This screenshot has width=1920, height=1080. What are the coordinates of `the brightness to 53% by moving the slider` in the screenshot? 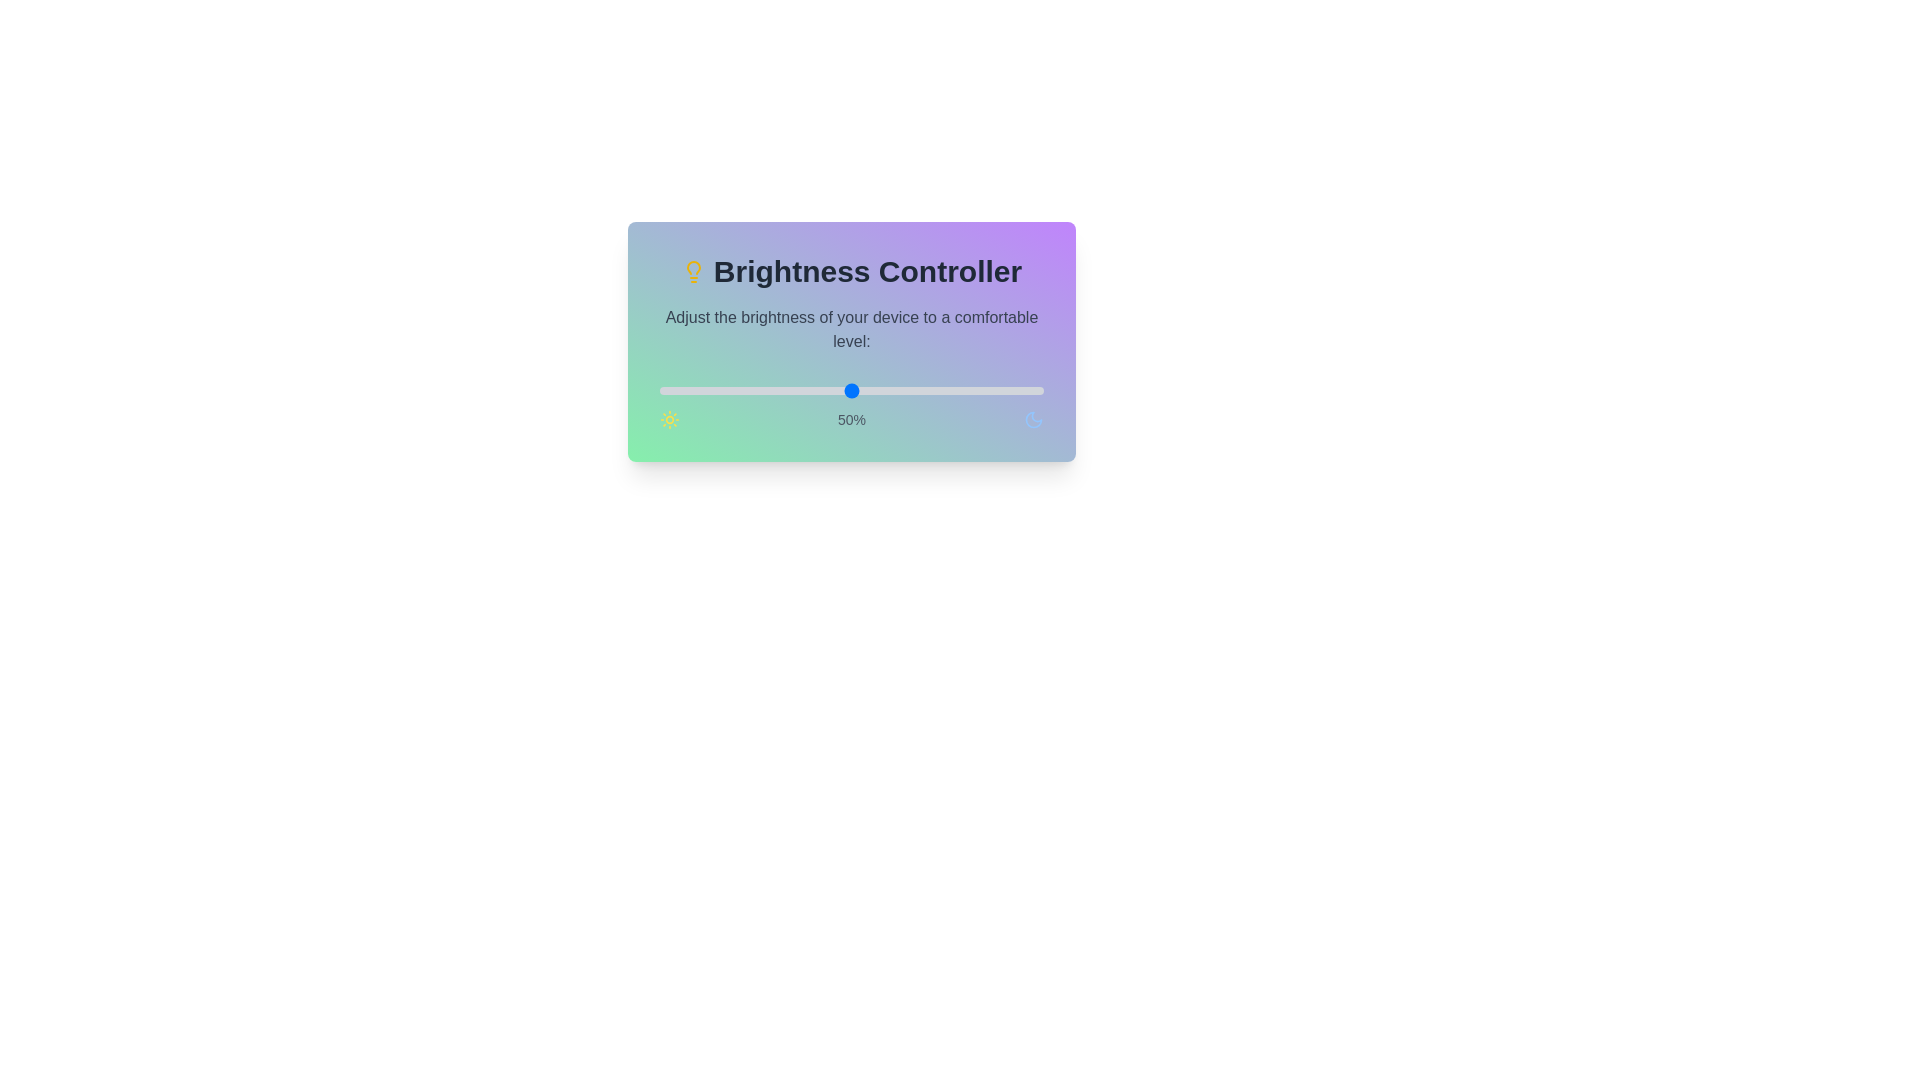 It's located at (863, 390).